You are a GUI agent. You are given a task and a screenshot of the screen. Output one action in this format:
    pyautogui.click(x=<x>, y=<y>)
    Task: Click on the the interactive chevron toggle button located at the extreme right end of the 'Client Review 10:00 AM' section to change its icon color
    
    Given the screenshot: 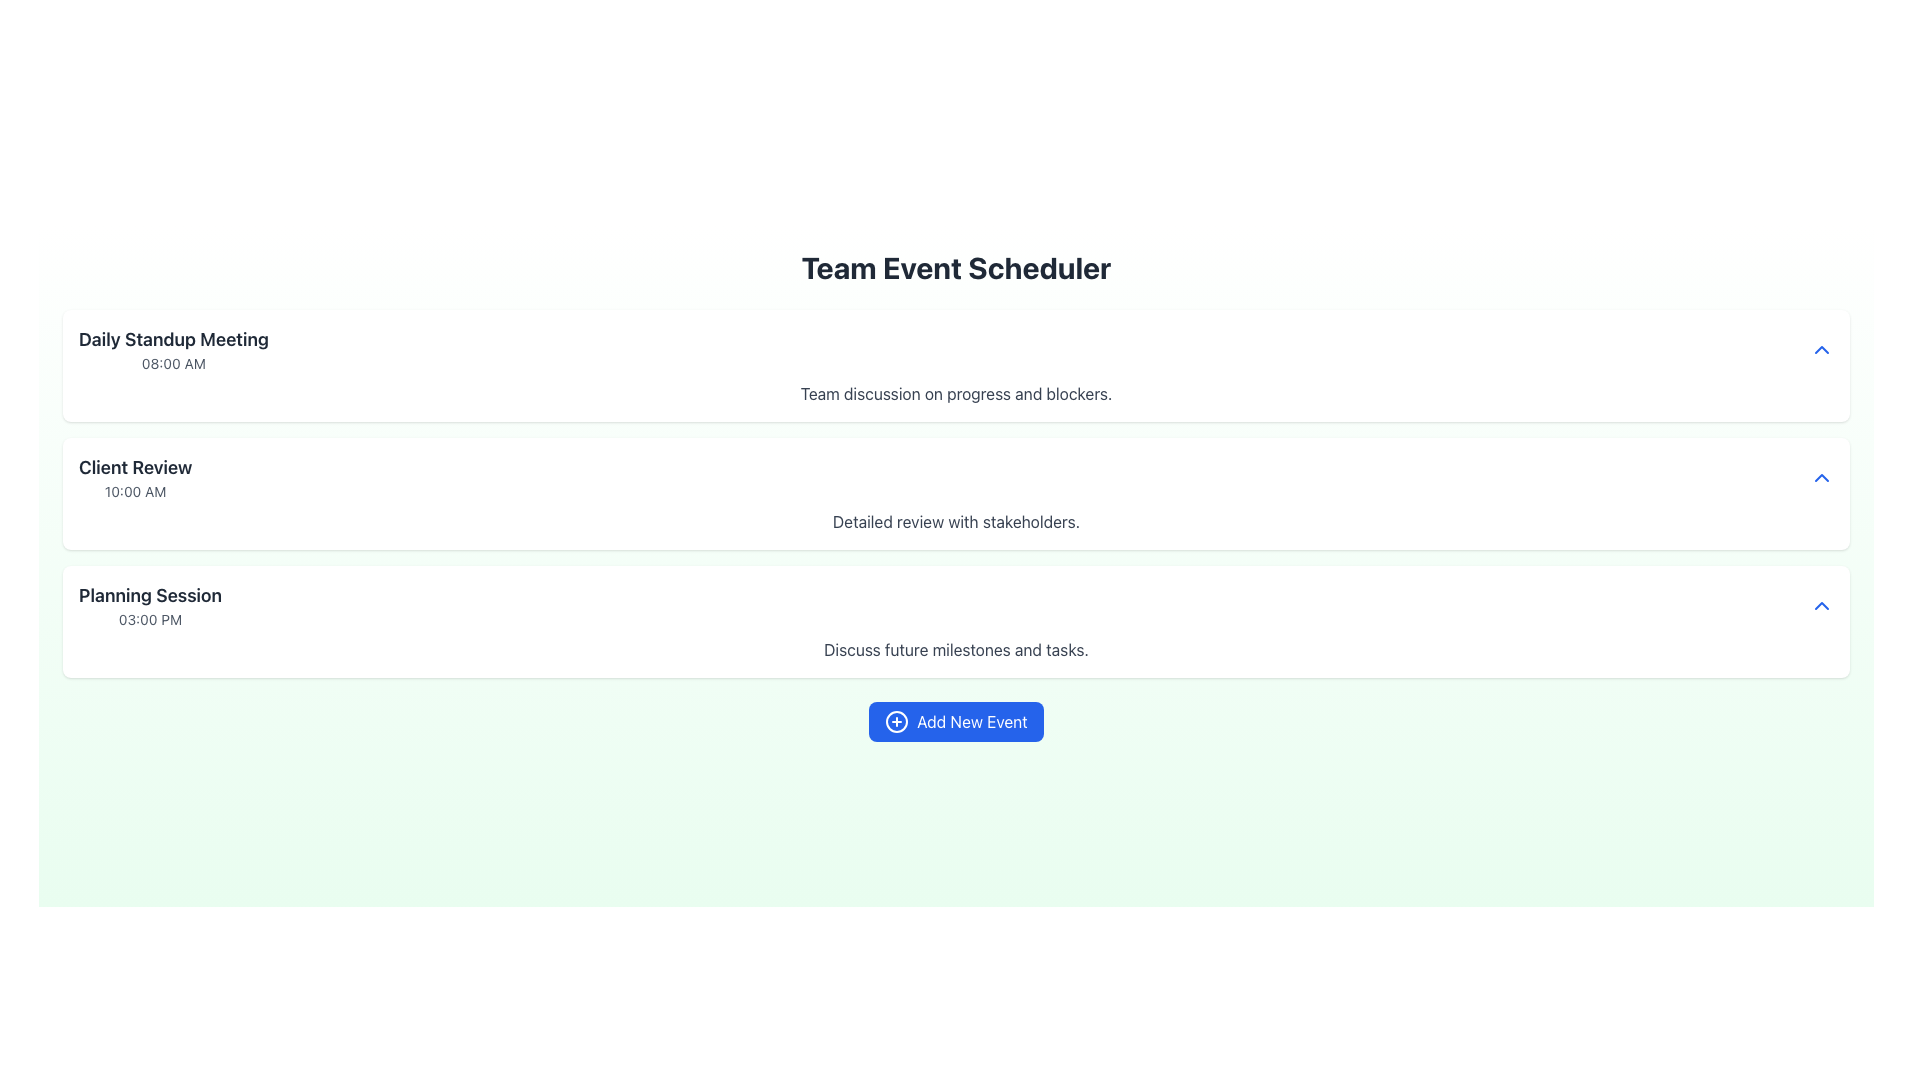 What is the action you would take?
    pyautogui.click(x=1822, y=478)
    